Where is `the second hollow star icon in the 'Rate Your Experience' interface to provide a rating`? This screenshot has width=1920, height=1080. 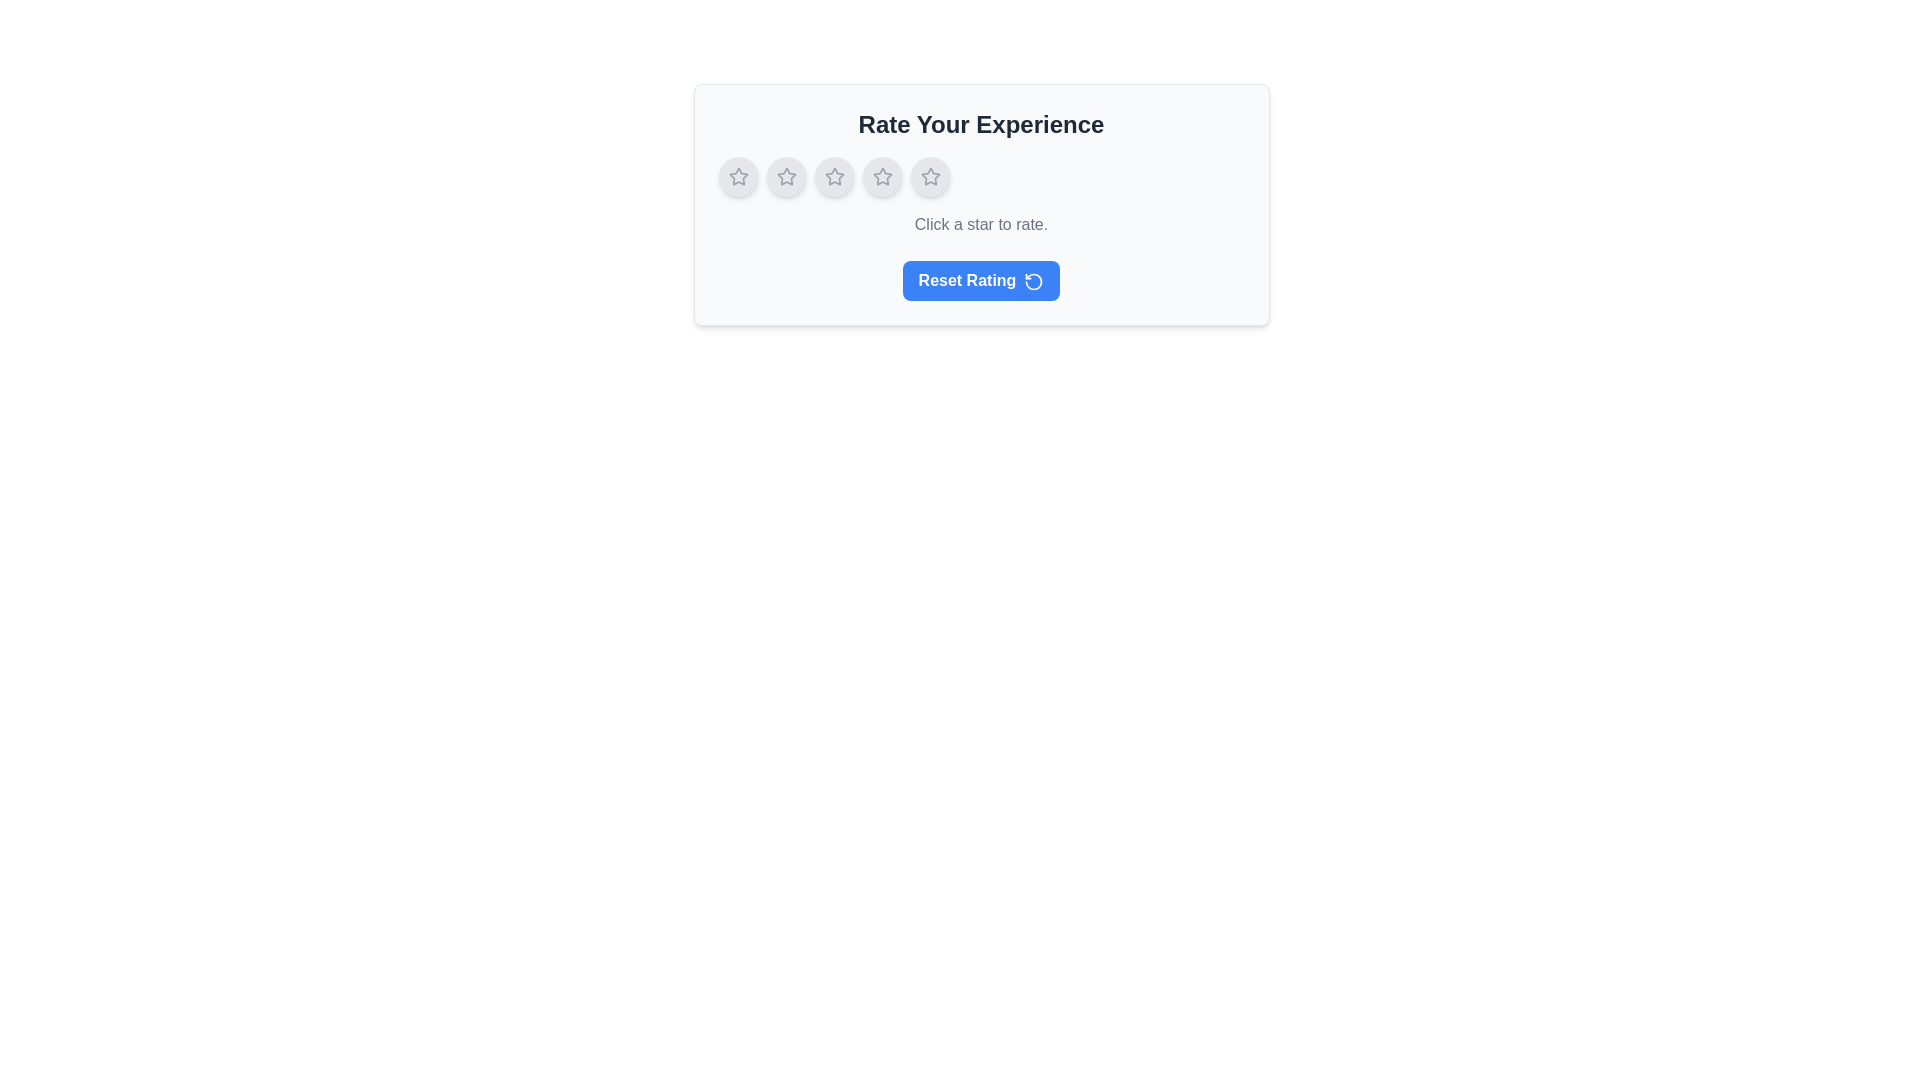
the second hollow star icon in the 'Rate Your Experience' interface to provide a rating is located at coordinates (785, 175).